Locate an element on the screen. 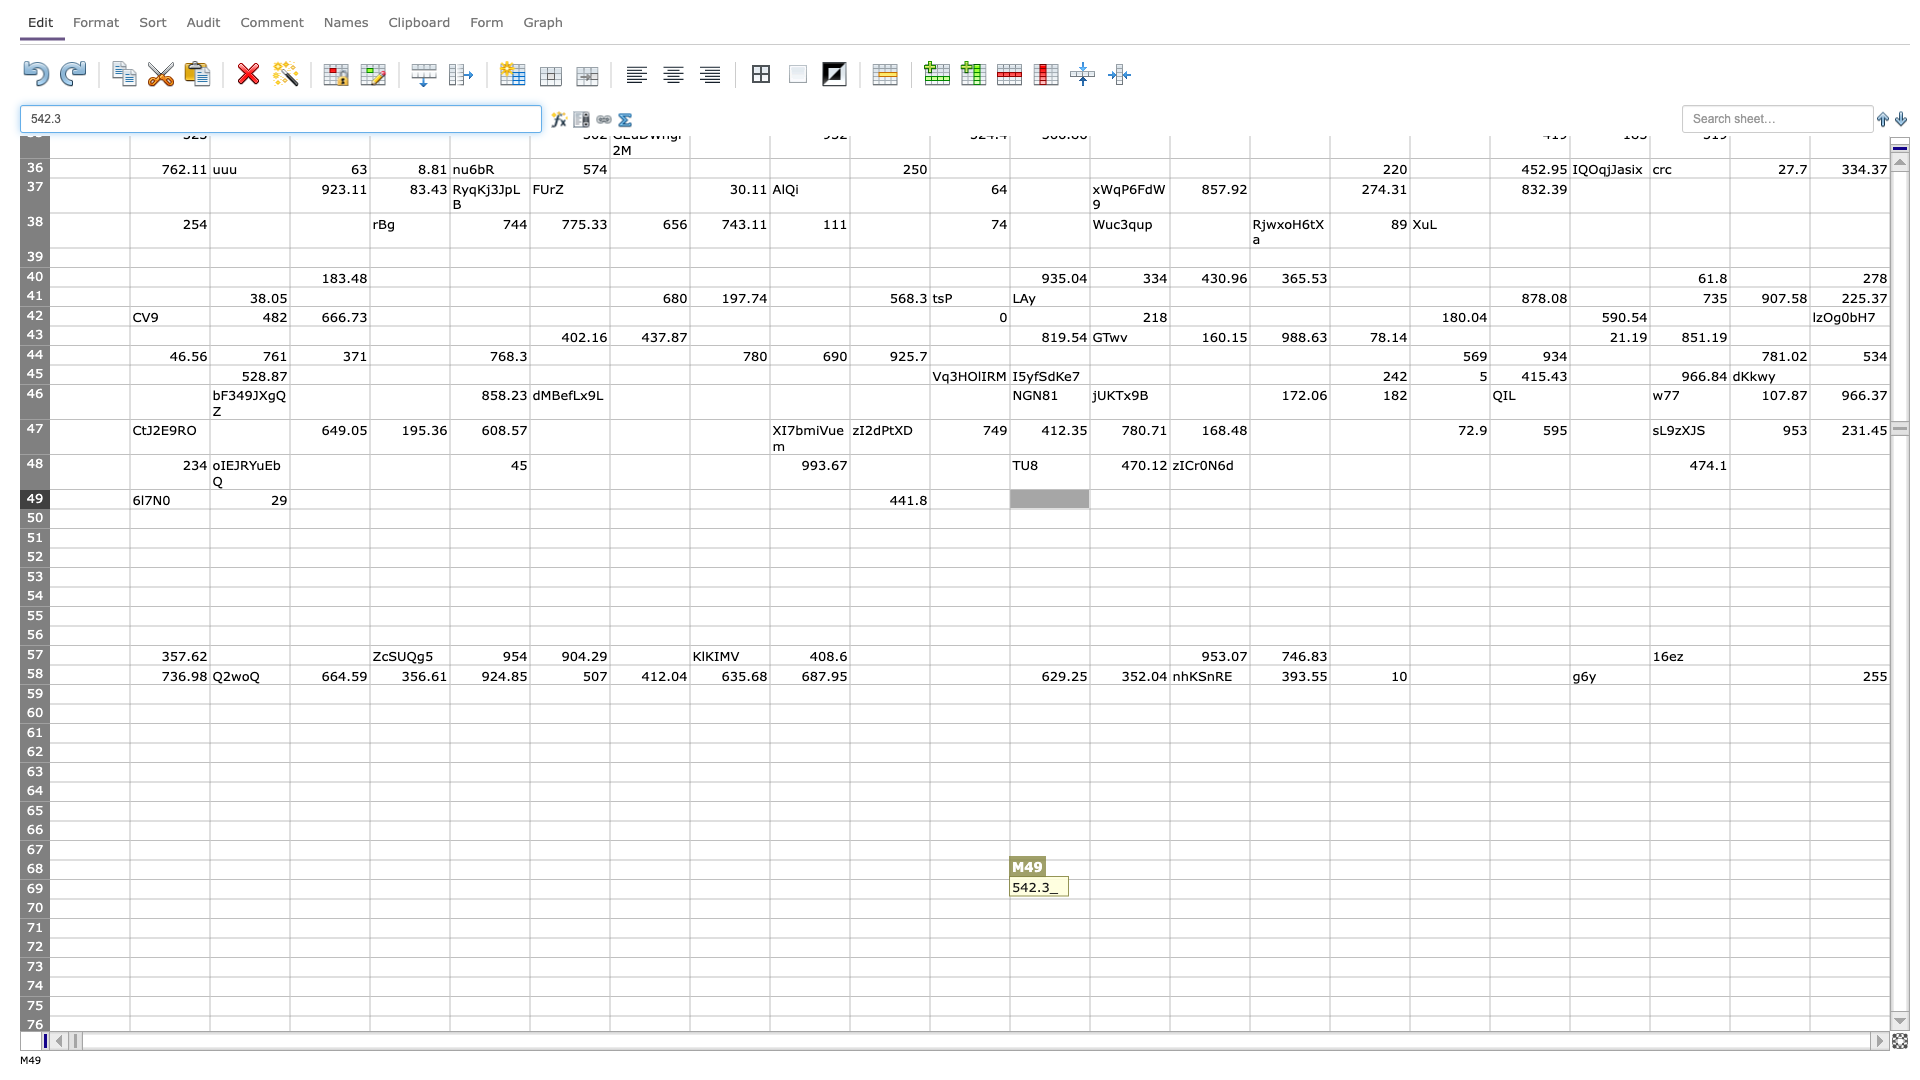 This screenshot has height=1080, width=1920. Fill handle point of O-69 is located at coordinates (1248, 897).